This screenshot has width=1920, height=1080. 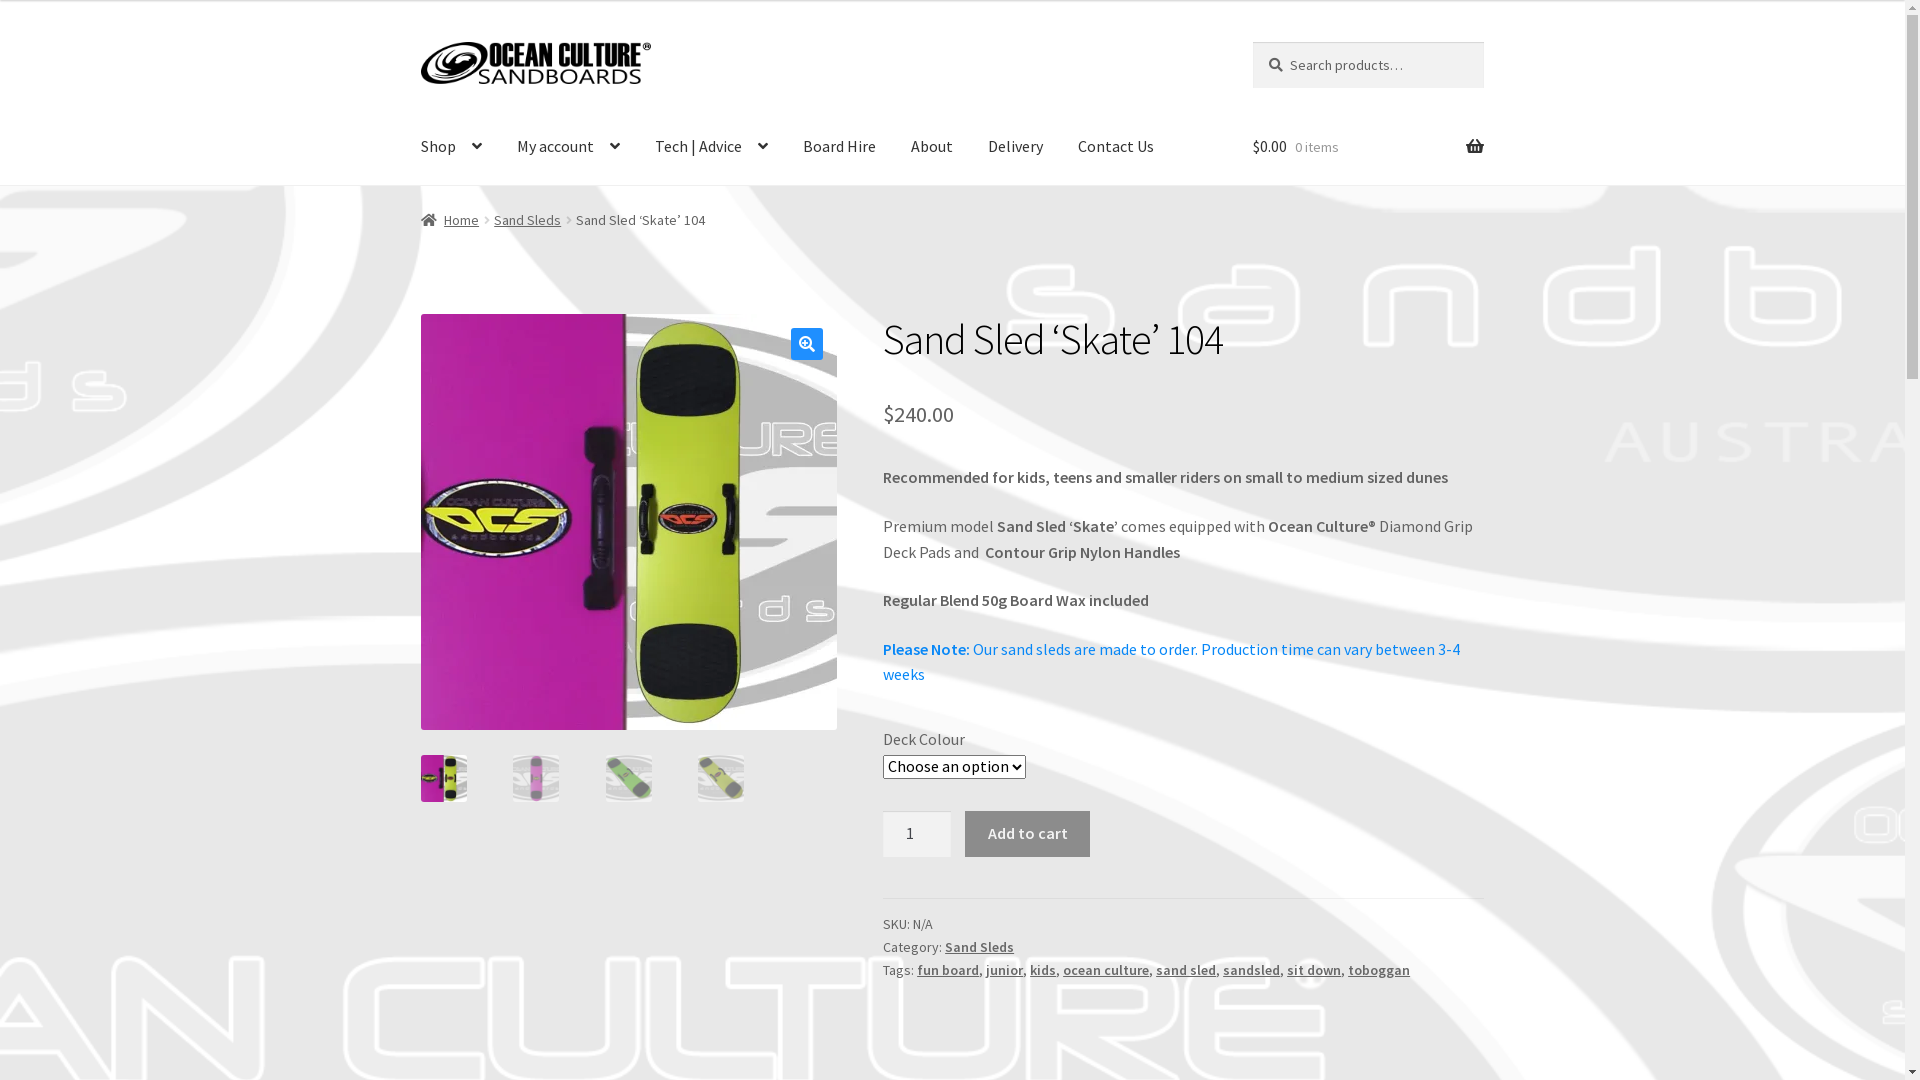 I want to click on 'Search', so click(x=1251, y=41).